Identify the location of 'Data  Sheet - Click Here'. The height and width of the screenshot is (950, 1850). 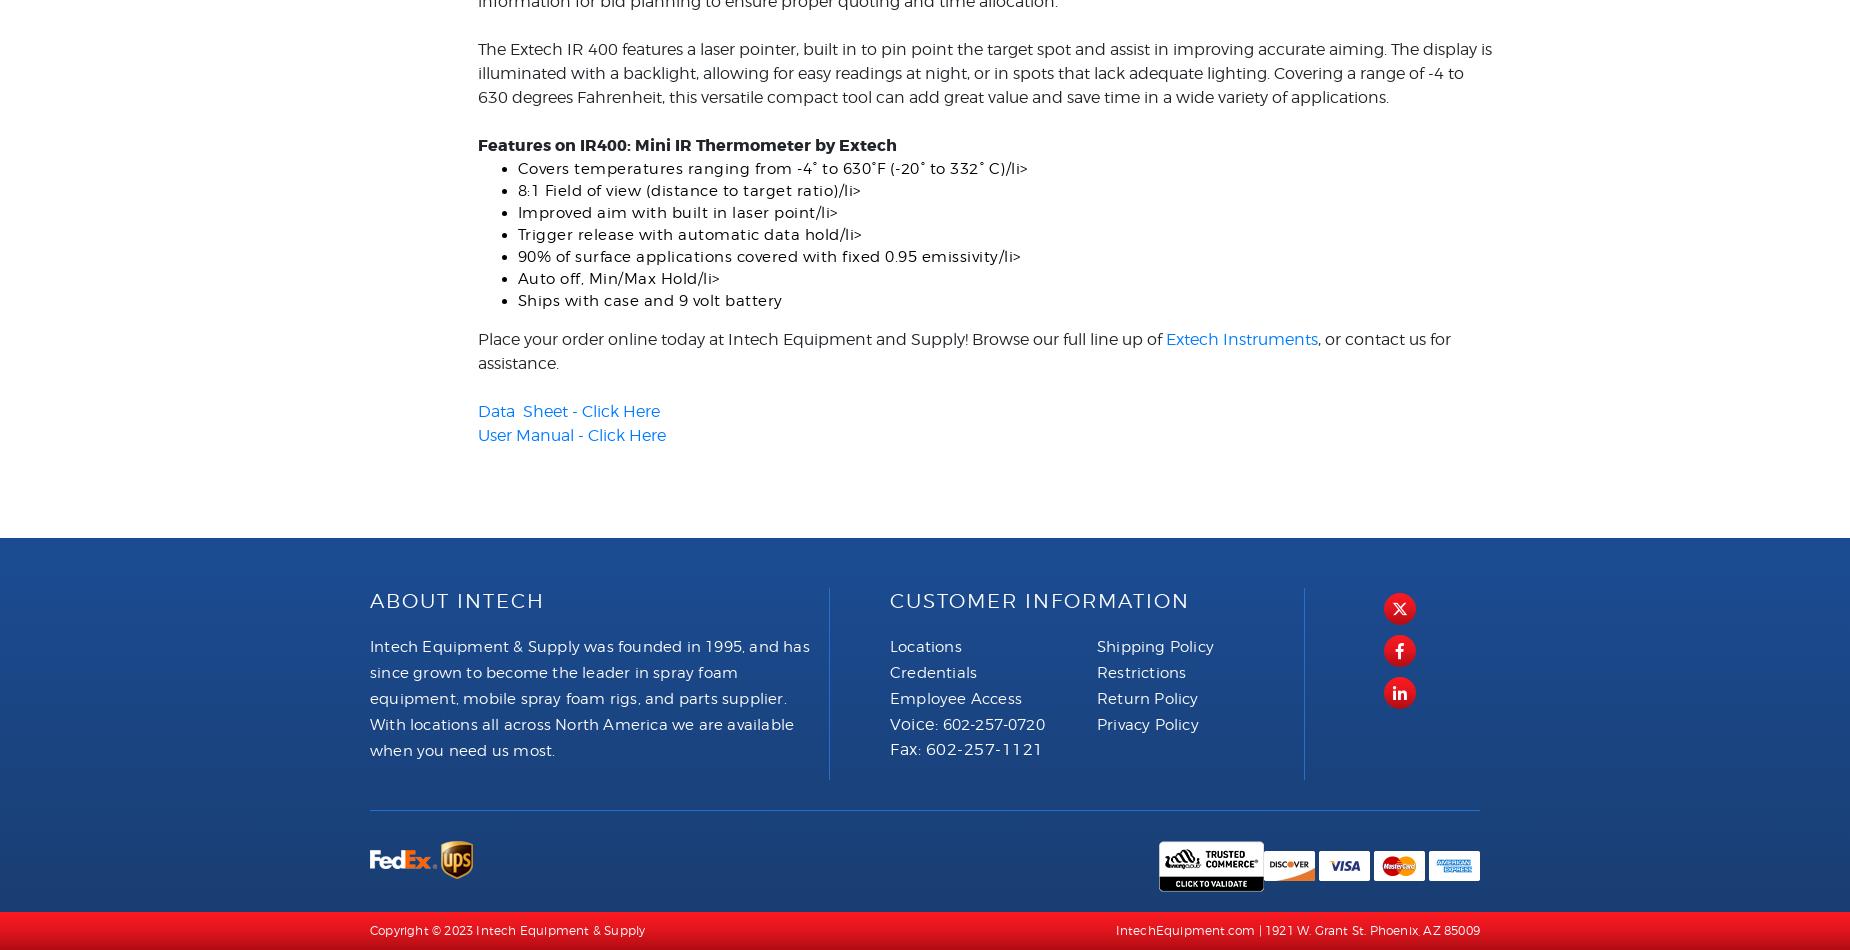
(567, 409).